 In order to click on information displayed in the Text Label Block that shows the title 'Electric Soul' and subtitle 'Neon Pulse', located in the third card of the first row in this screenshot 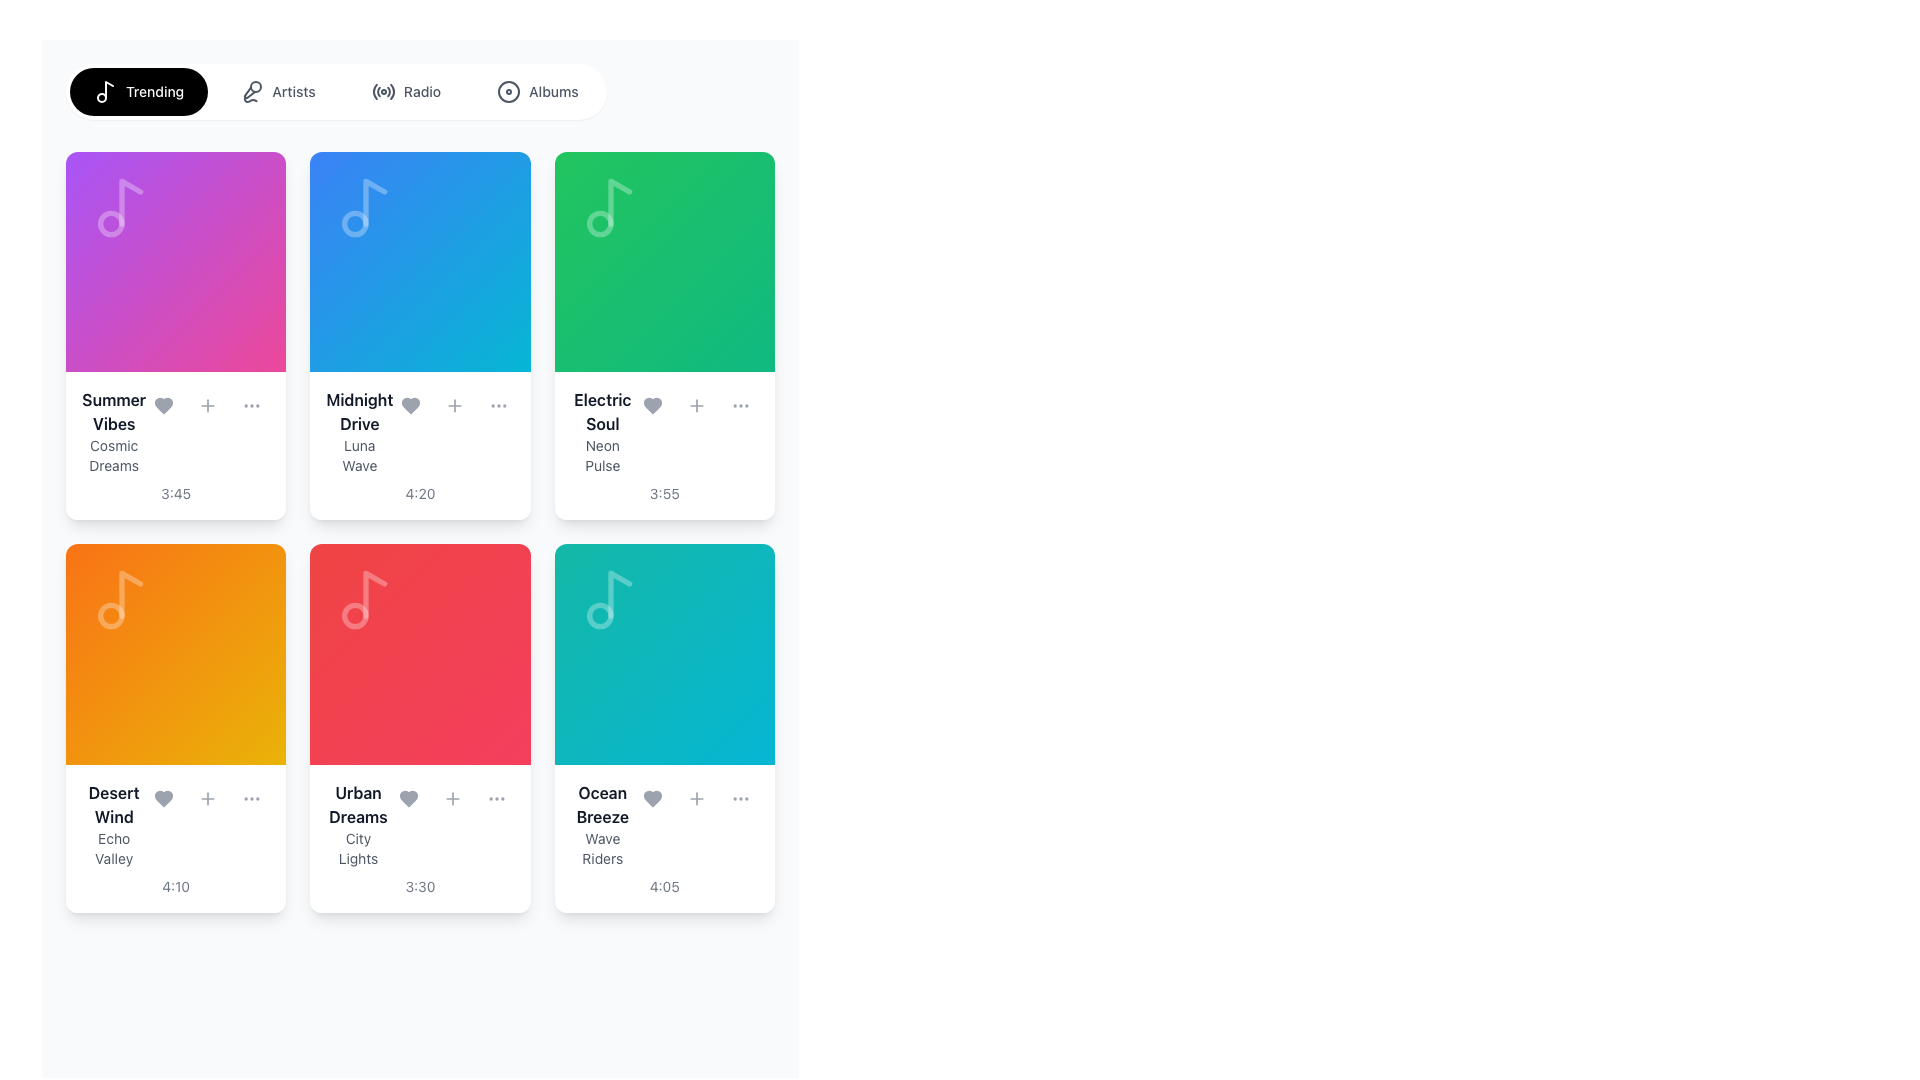, I will do `click(601, 431)`.